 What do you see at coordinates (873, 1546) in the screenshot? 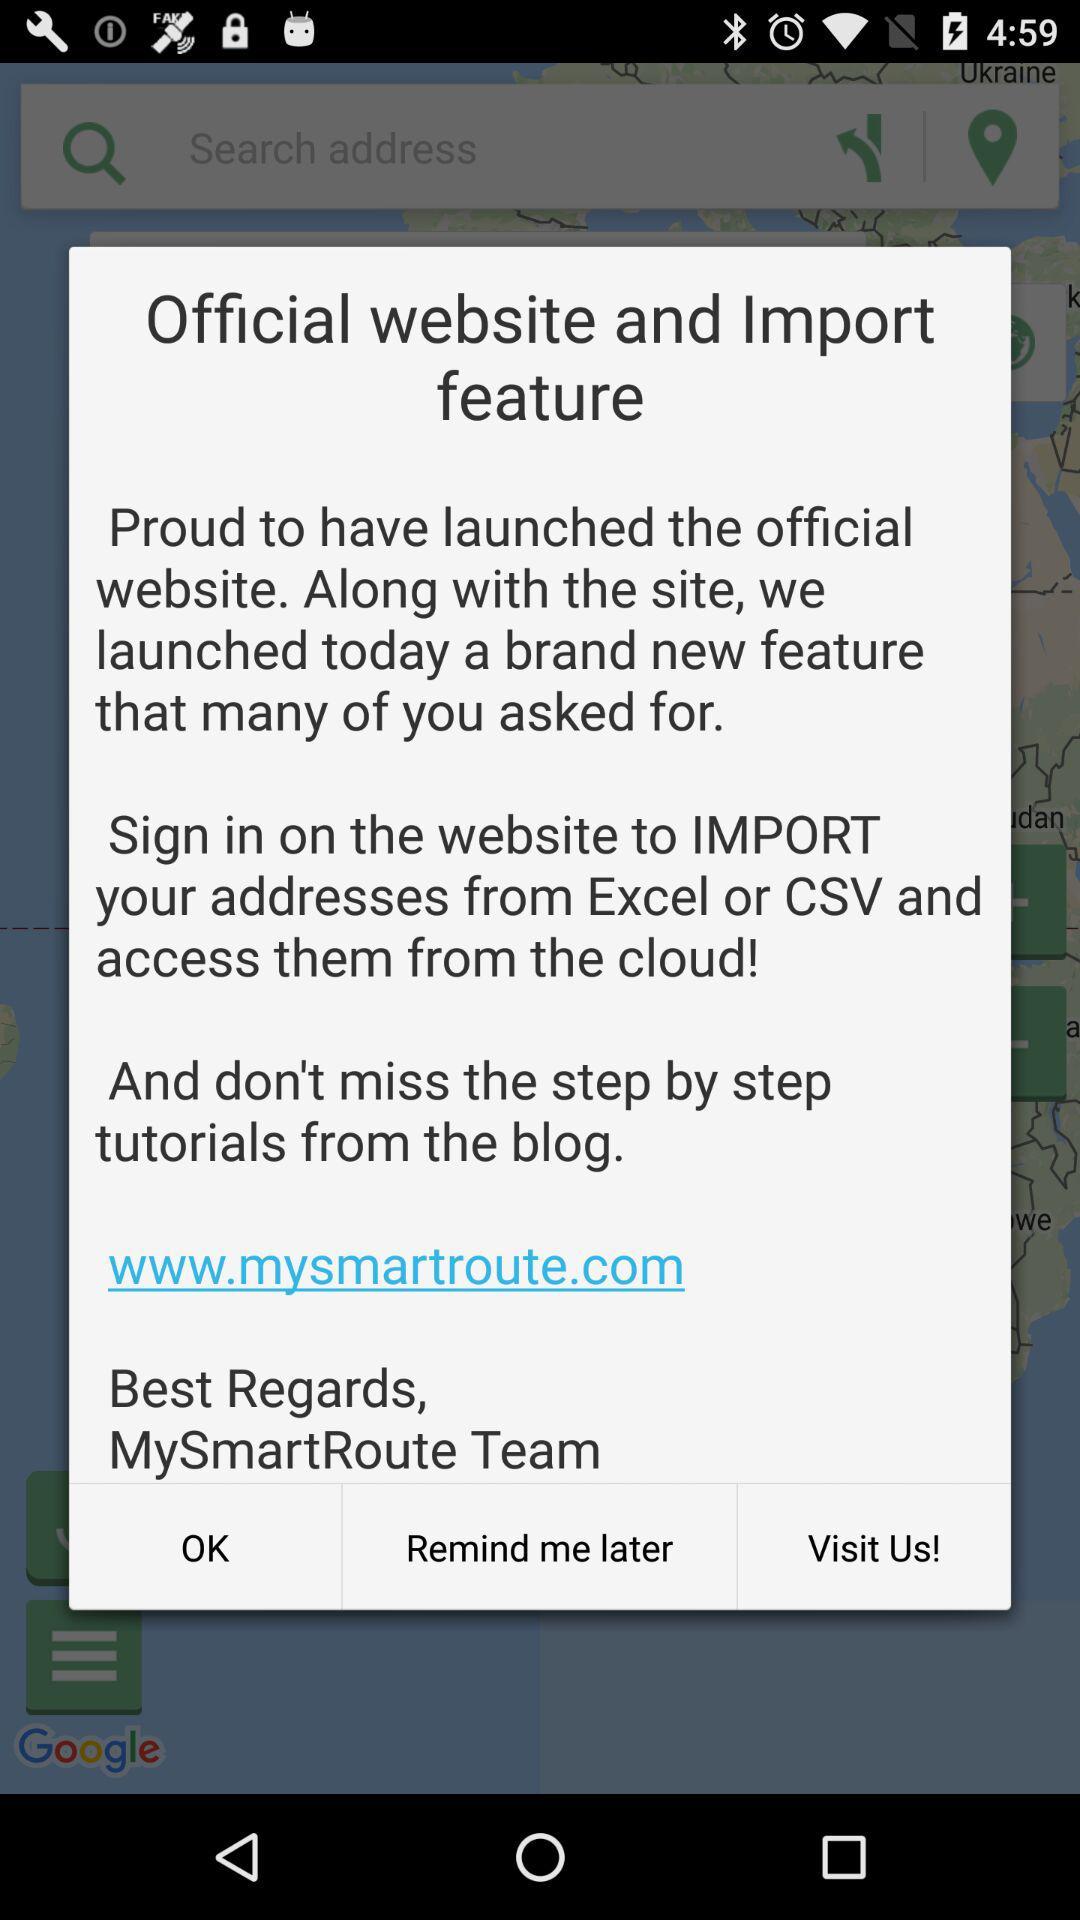
I see `item below proud to have app` at bounding box center [873, 1546].